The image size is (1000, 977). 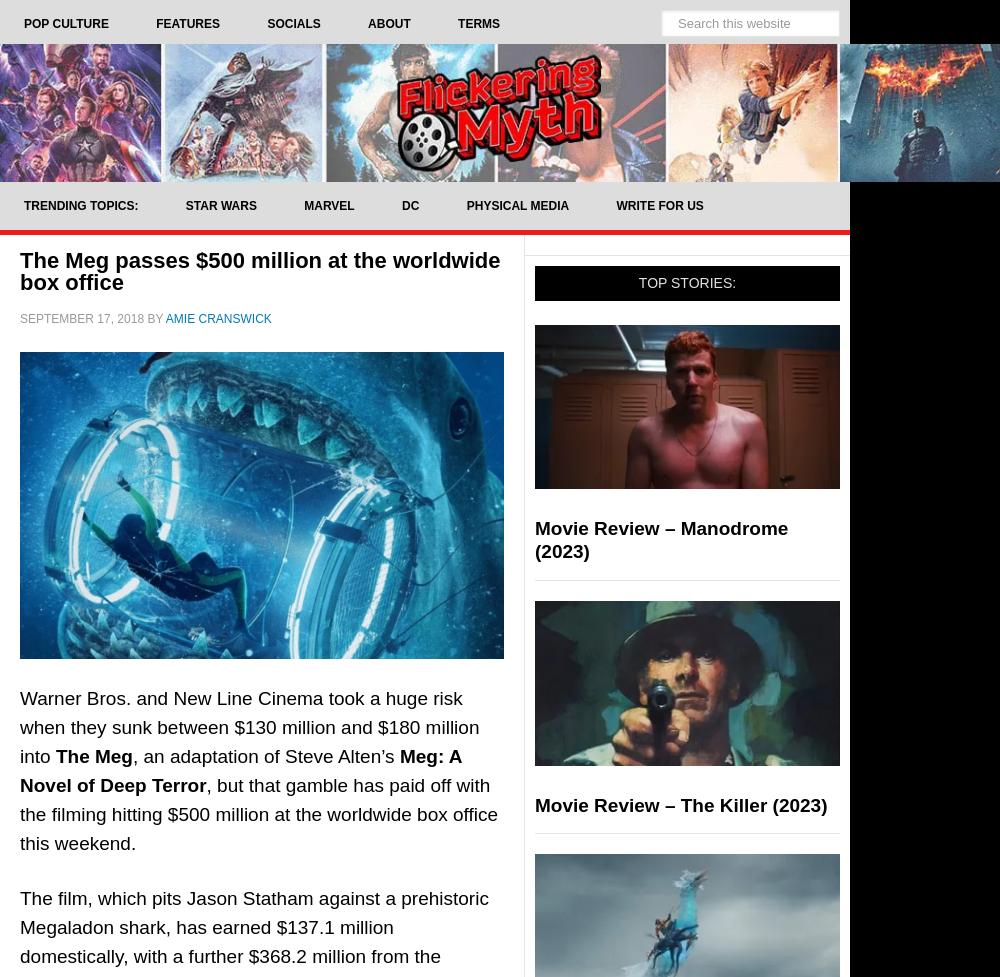 What do you see at coordinates (219, 204) in the screenshot?
I see `'Star Wars'` at bounding box center [219, 204].